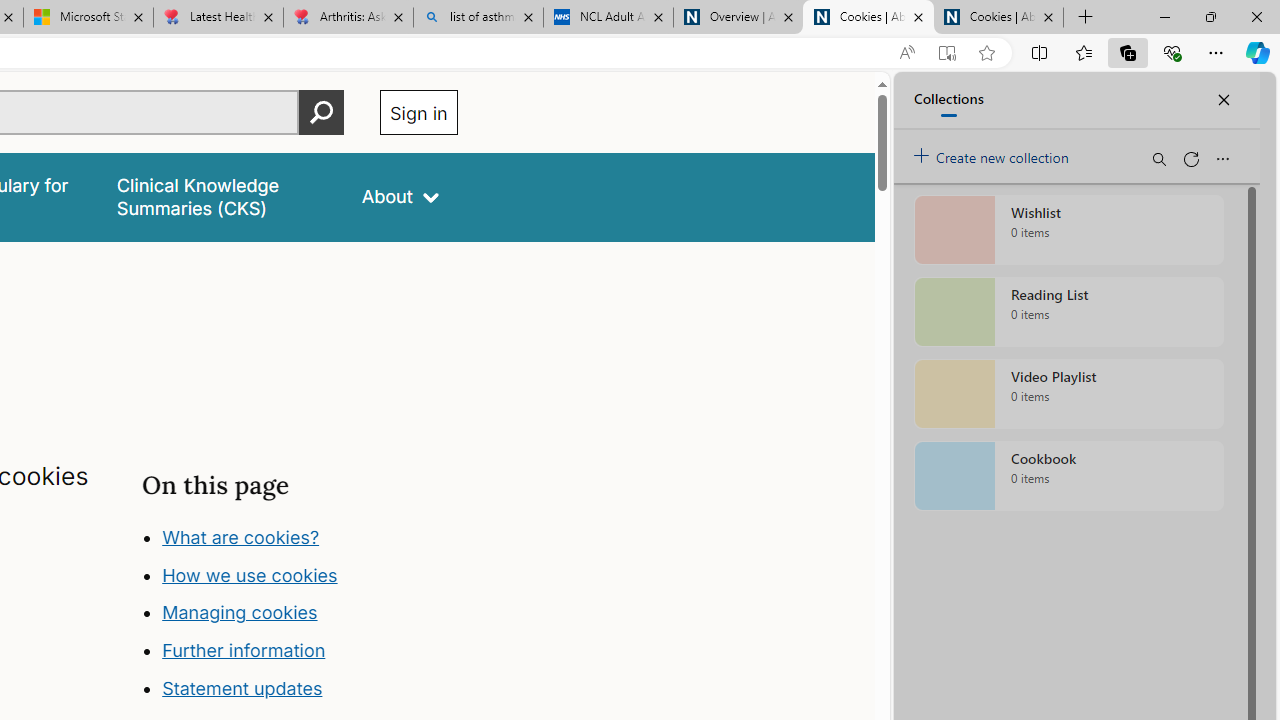  I want to click on 'Perform search', so click(321, 112).